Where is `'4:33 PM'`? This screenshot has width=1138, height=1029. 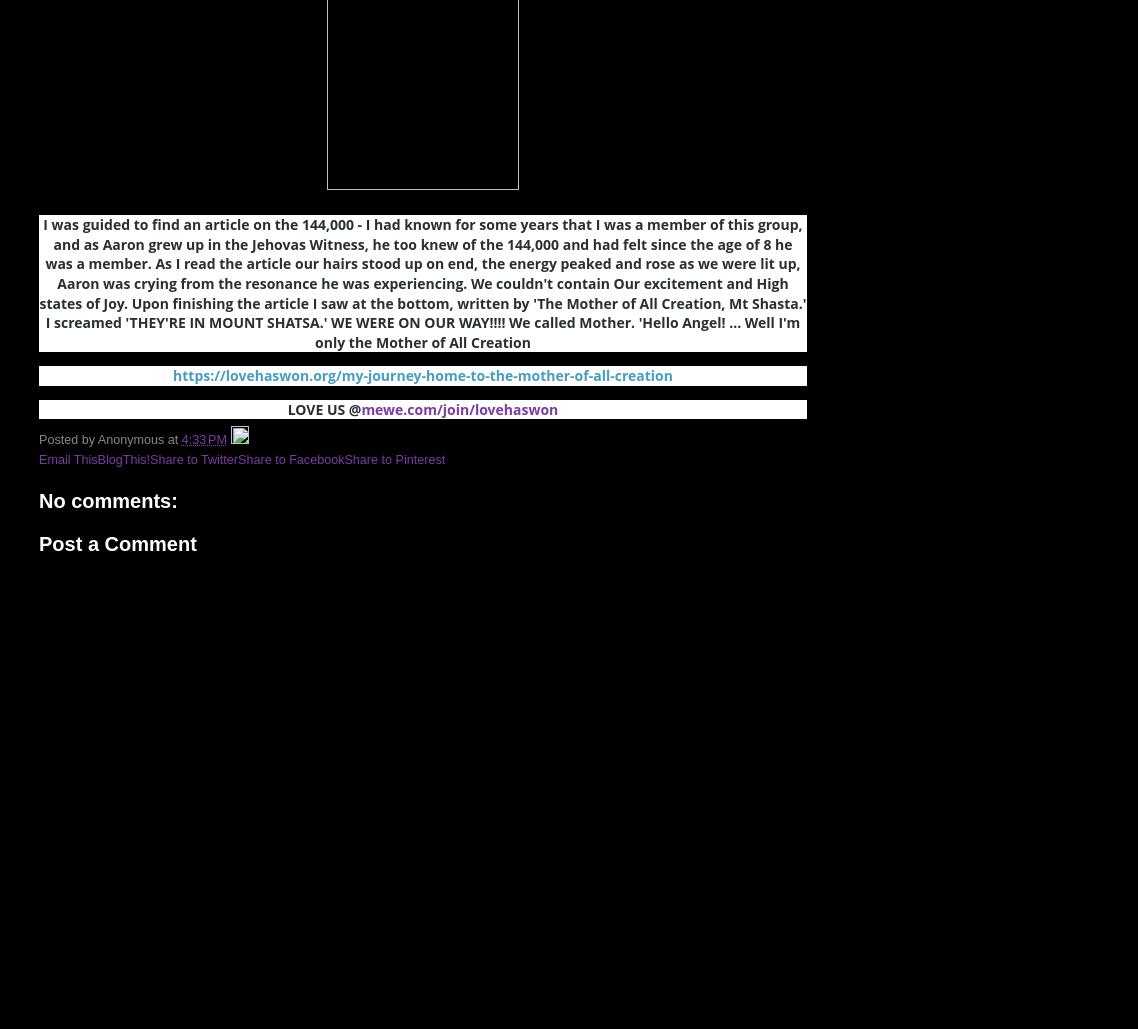 '4:33 PM' is located at coordinates (203, 437).